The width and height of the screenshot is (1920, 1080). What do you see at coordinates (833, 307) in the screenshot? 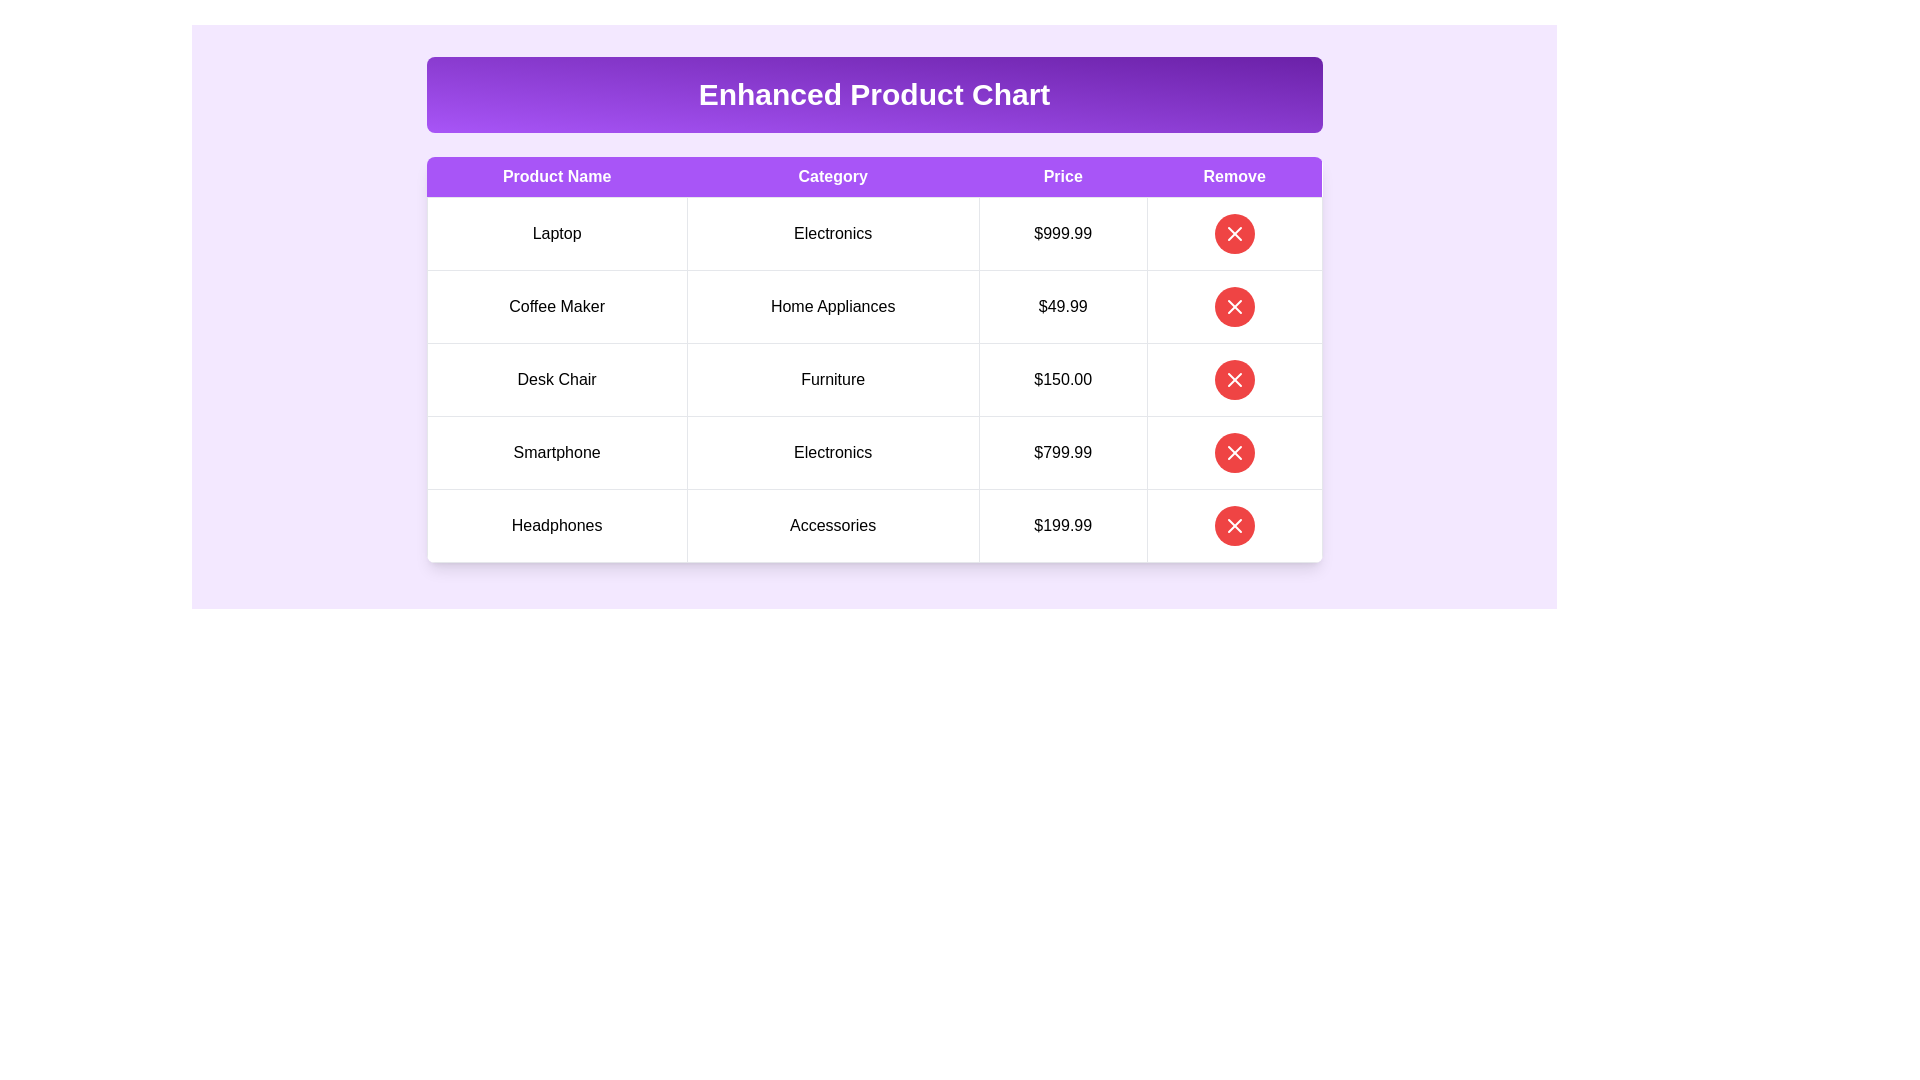
I see `the text label in the second row of the table within the 'Category' column, which provides organizational context for the product` at bounding box center [833, 307].